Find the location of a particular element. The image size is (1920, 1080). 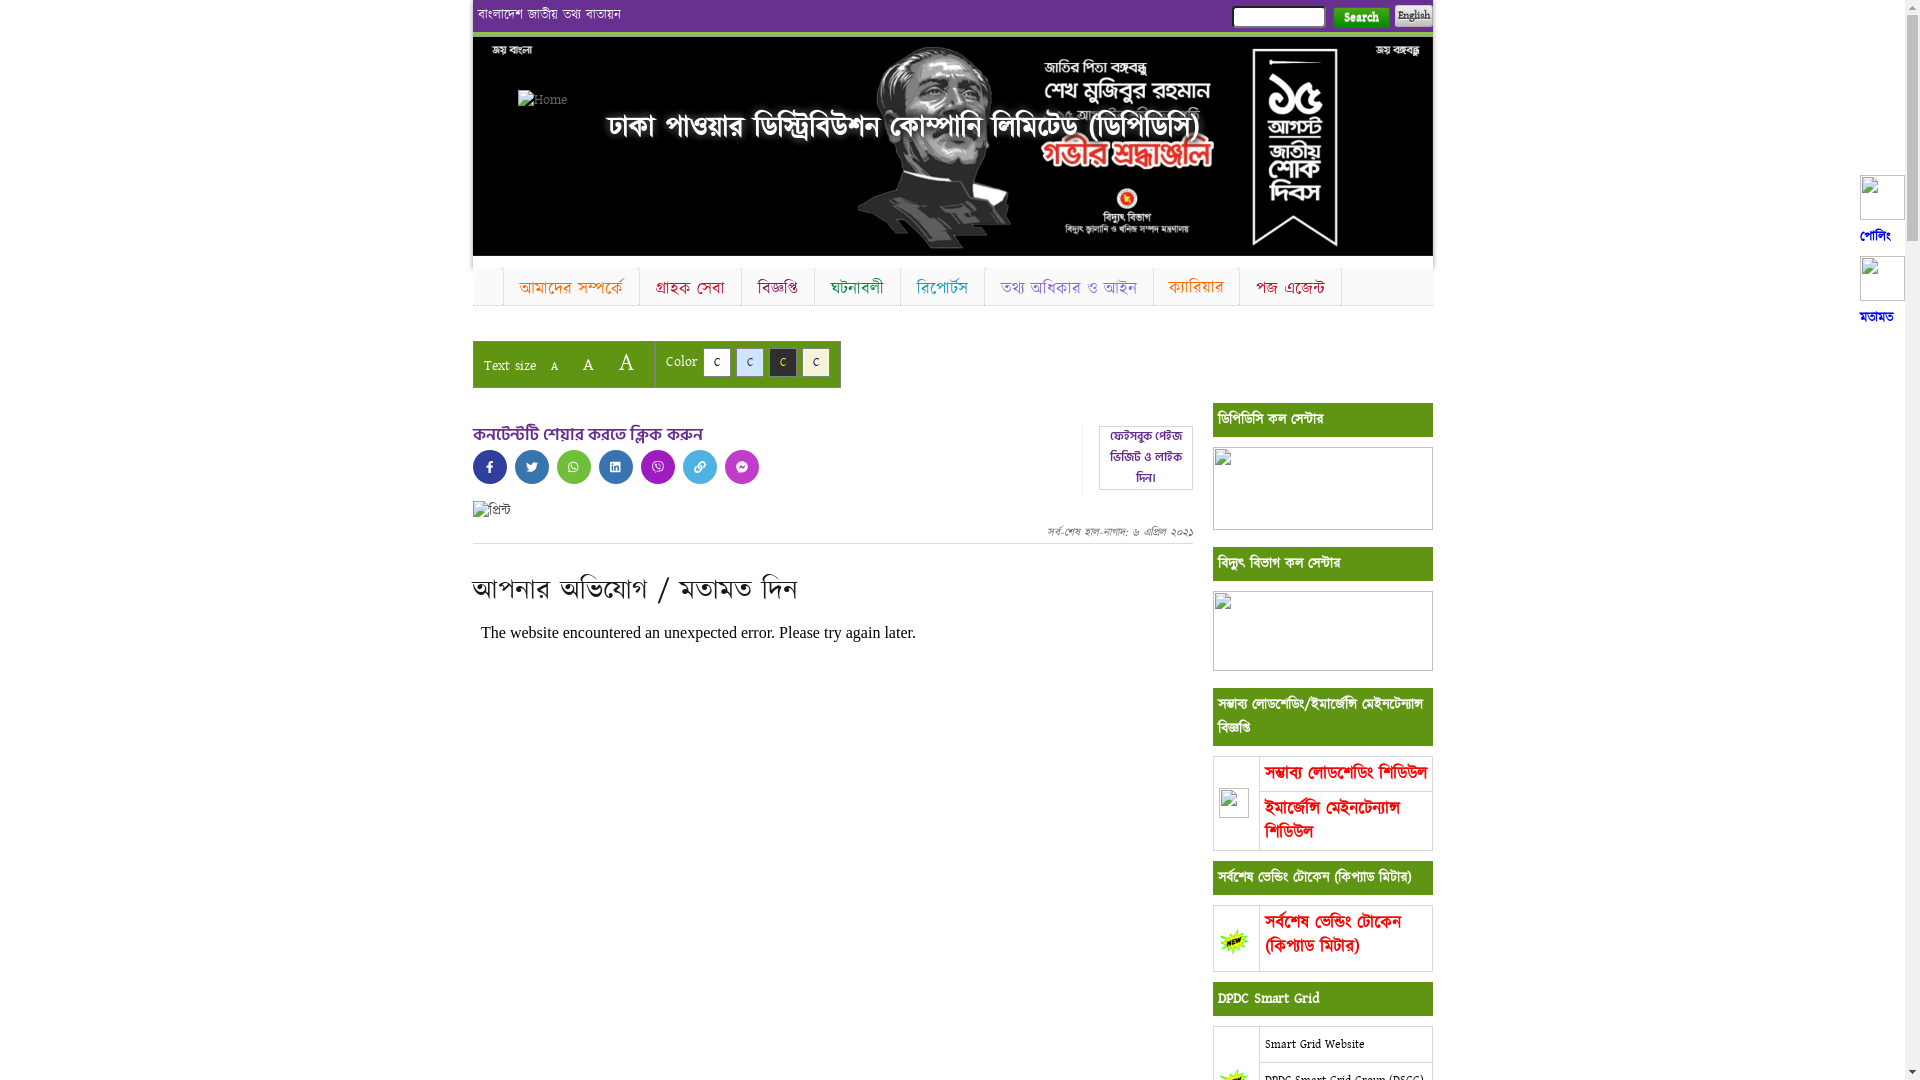

'English' is located at coordinates (1392, 15).